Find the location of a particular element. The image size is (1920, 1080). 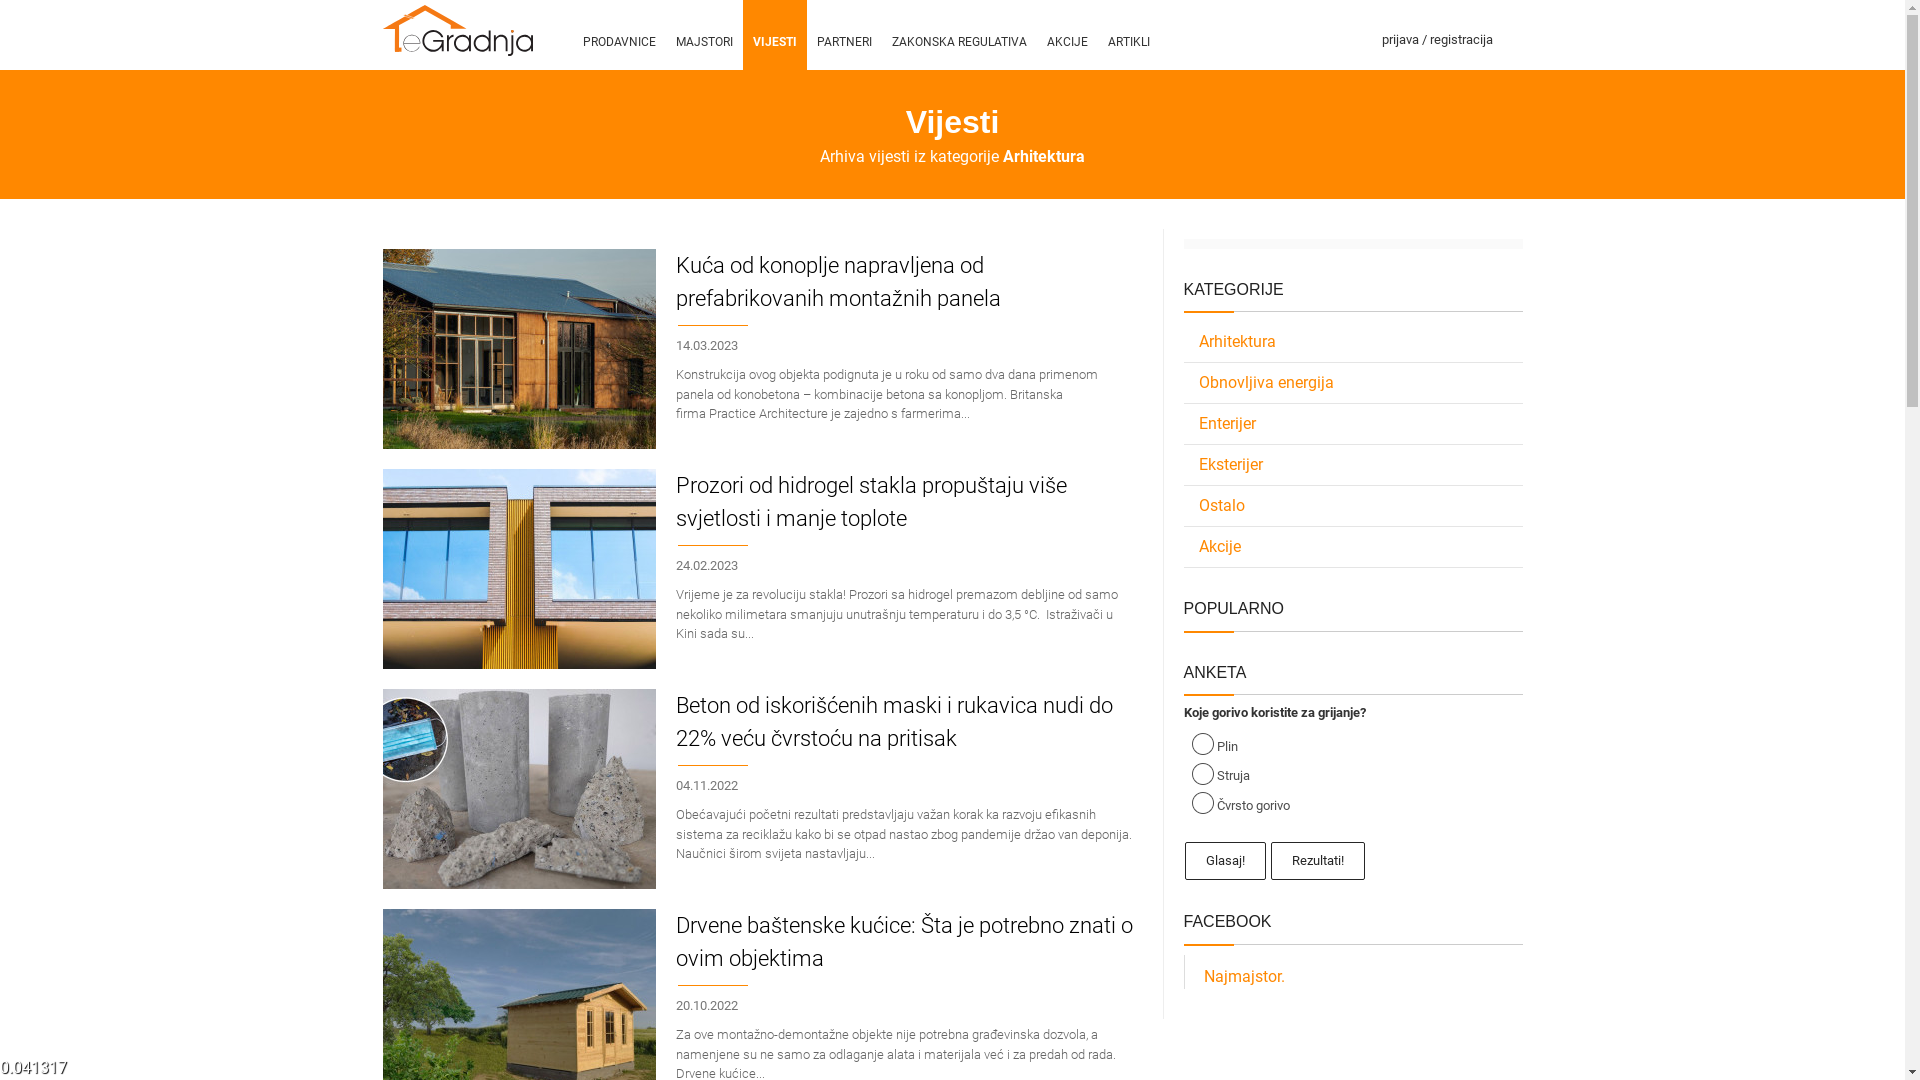

'VIJESTI' is located at coordinates (772, 34).